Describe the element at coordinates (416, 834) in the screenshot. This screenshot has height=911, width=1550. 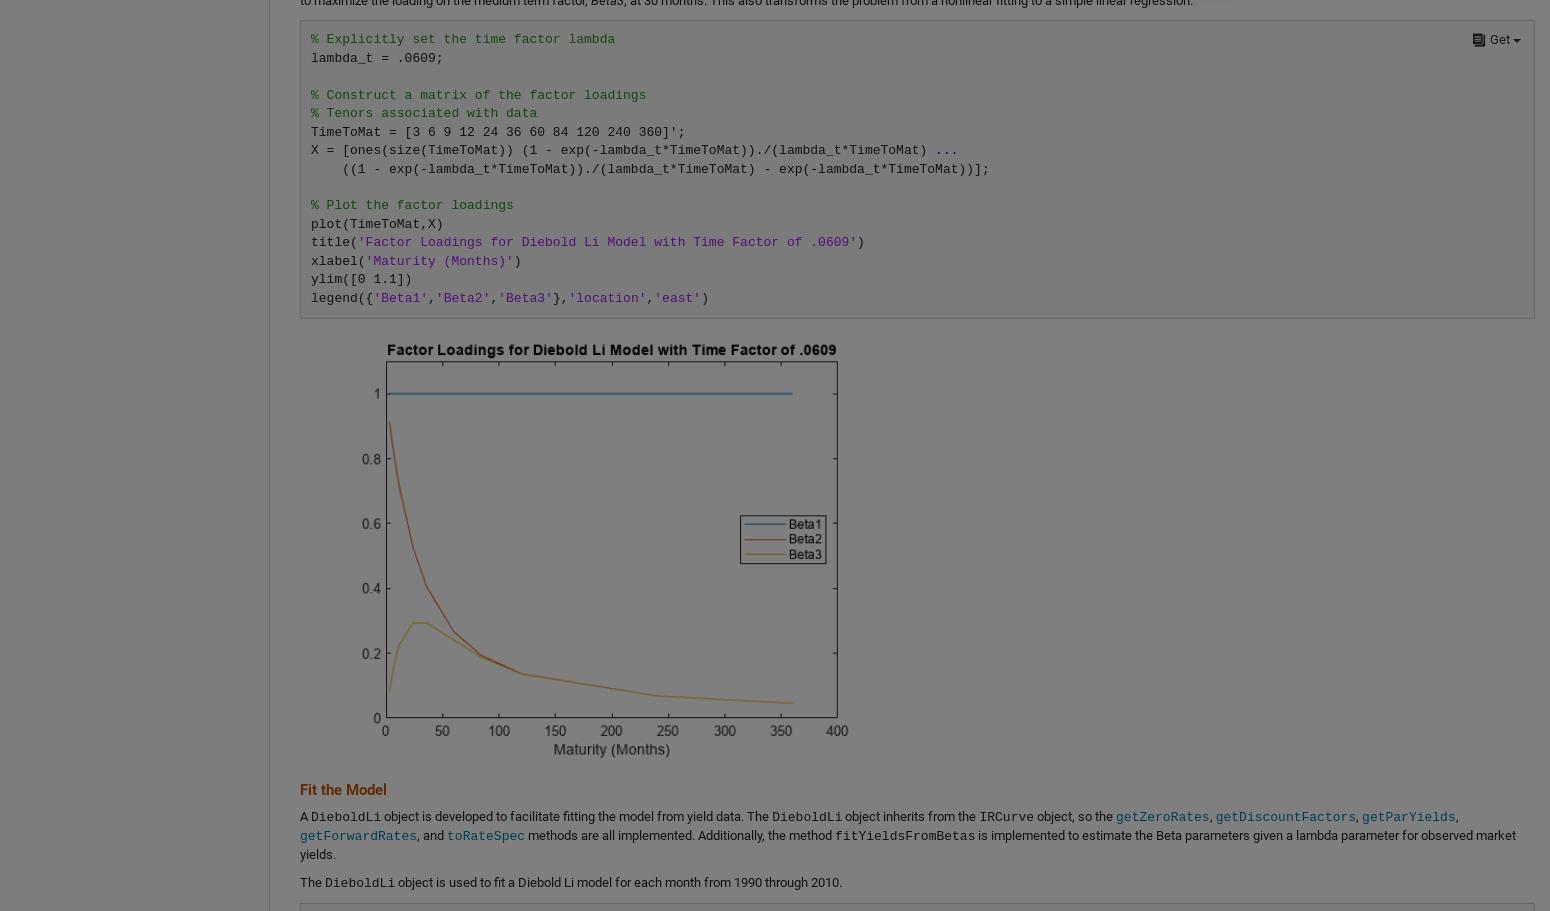
I see `', and'` at that location.